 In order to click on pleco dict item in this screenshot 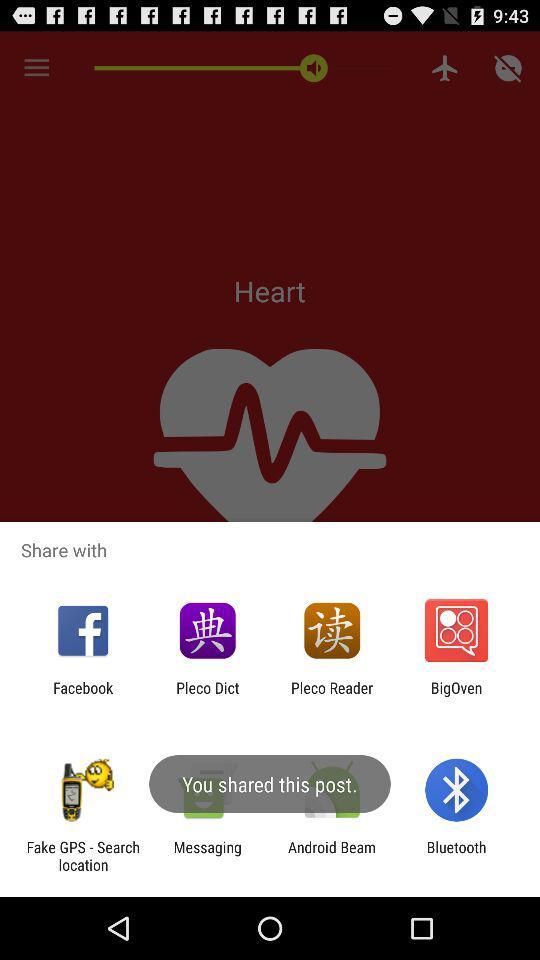, I will do `click(206, 696)`.